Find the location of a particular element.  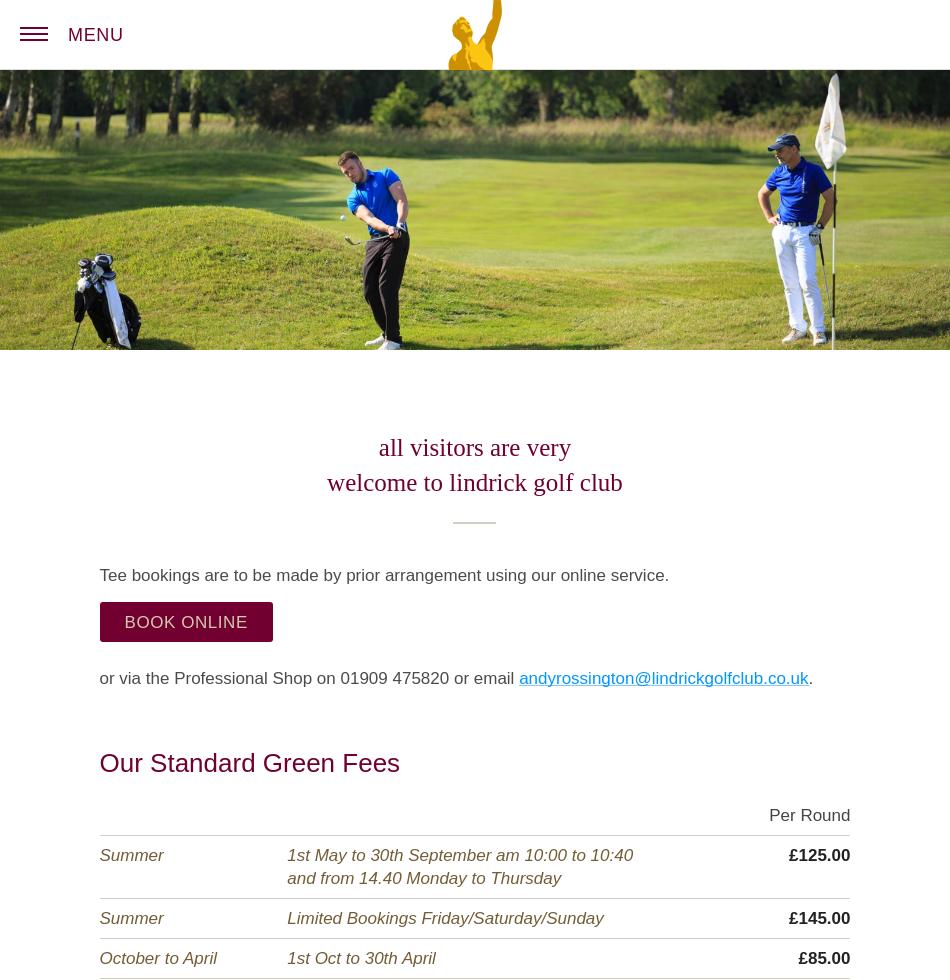

'Lindrick Golf Club' is located at coordinates (568, 13).